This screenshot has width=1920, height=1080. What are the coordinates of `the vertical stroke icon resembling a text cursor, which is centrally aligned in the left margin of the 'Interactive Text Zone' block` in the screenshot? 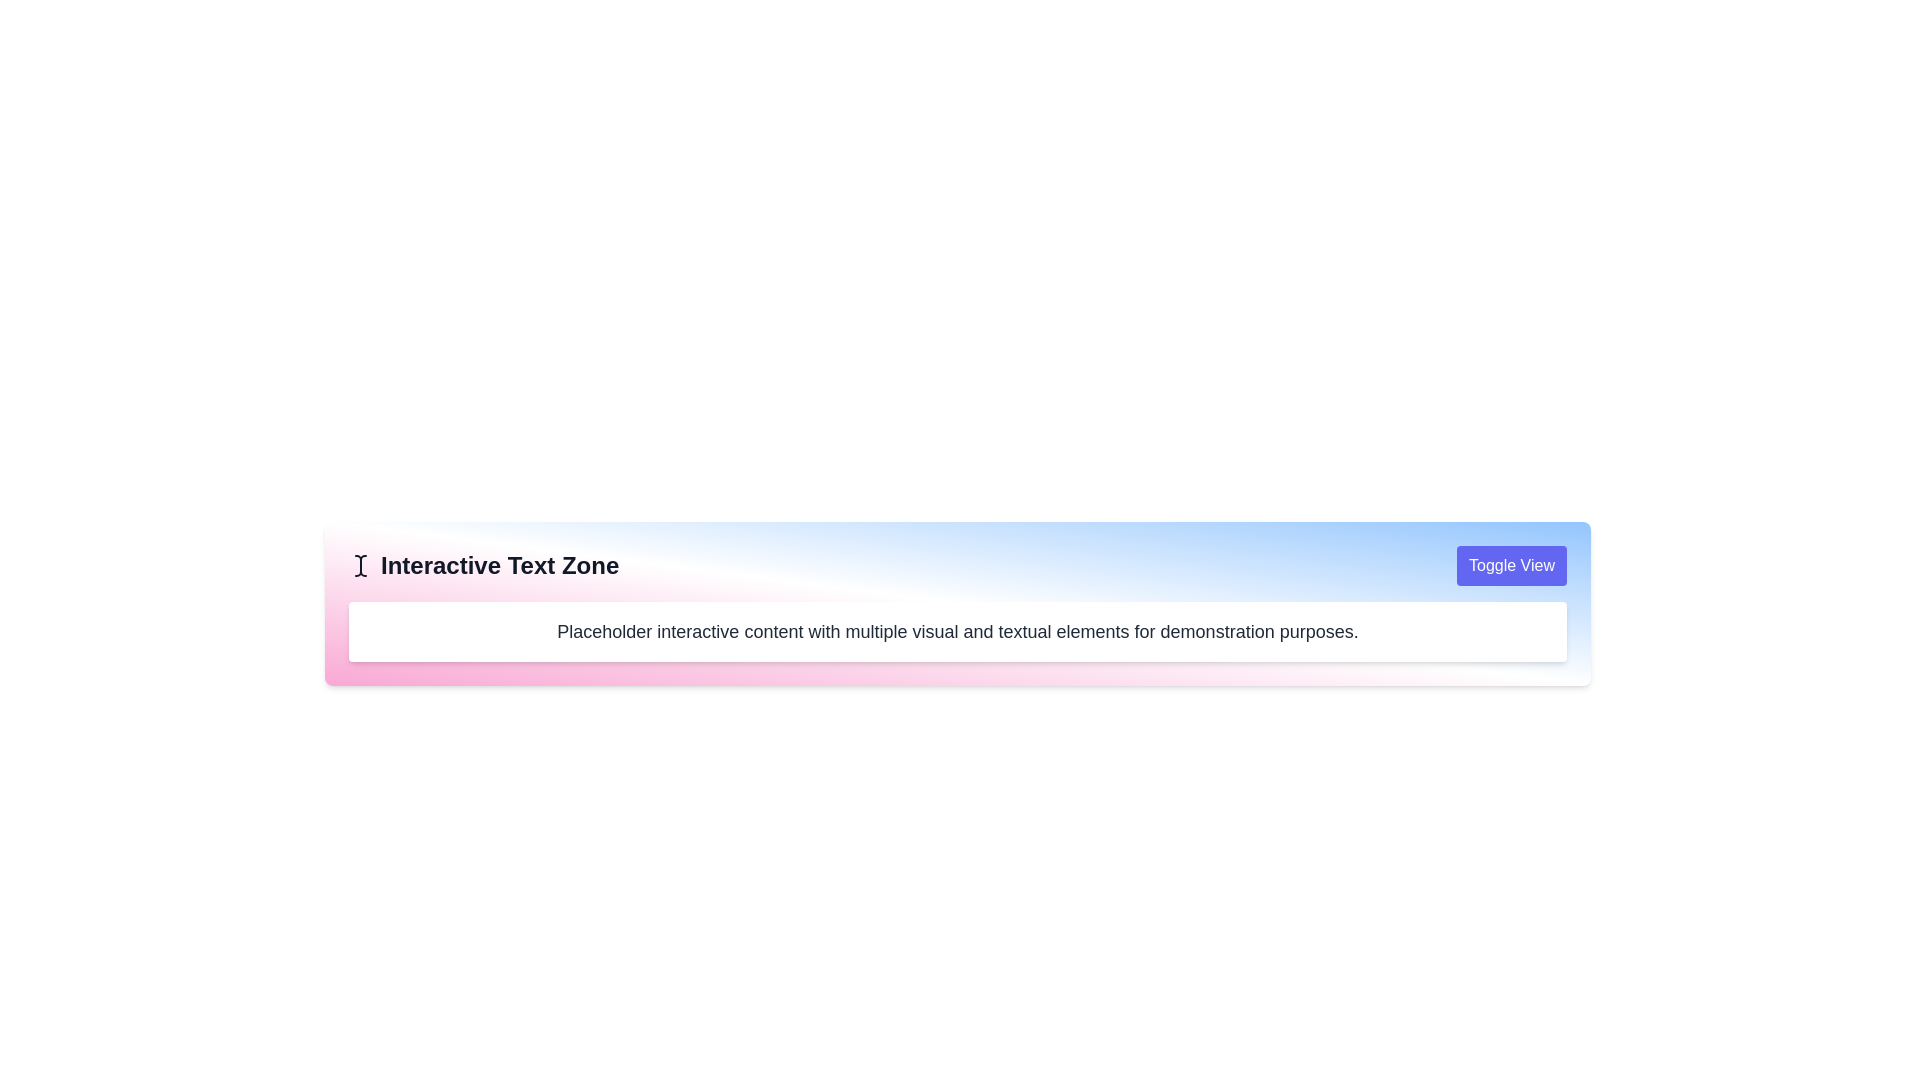 It's located at (363, 566).